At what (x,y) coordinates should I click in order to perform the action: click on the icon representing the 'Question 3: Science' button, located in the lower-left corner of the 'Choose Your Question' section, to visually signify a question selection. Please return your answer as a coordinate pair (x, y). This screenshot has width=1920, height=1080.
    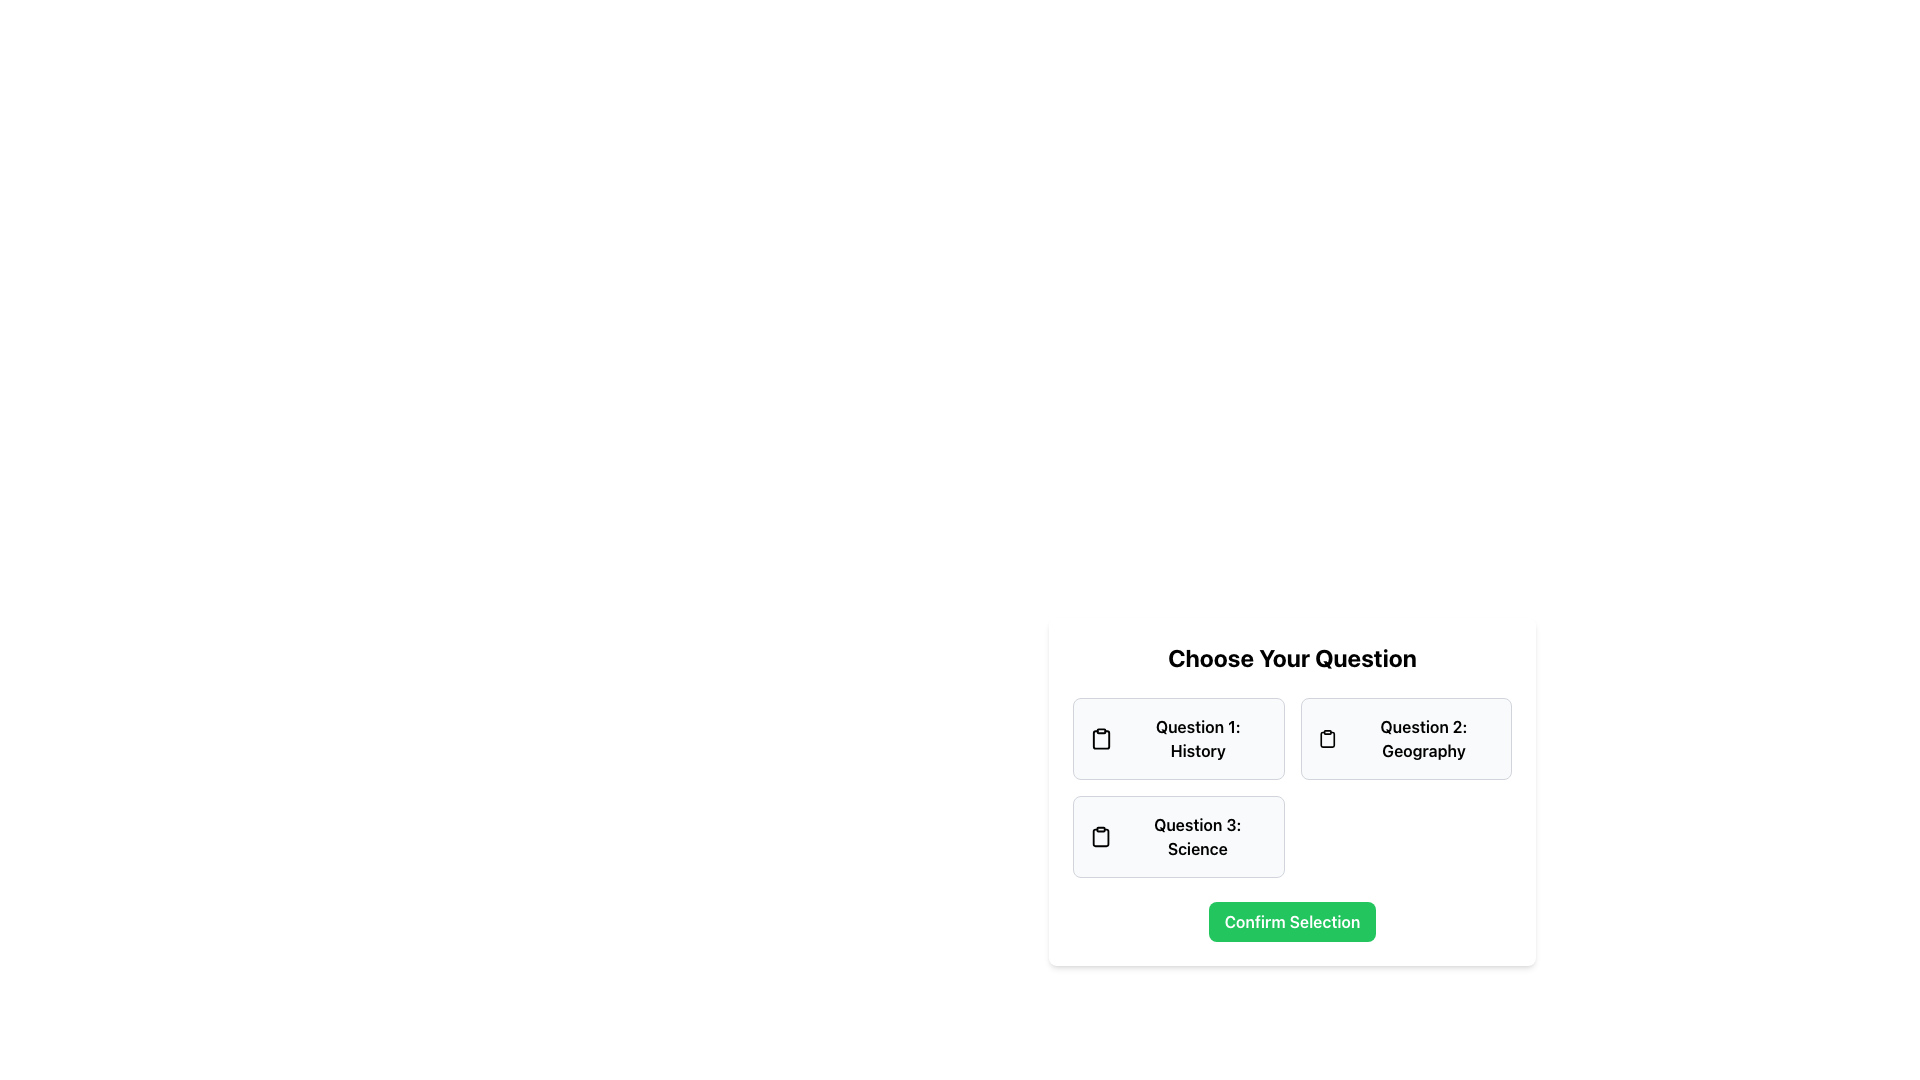
    Looking at the image, I should click on (1100, 837).